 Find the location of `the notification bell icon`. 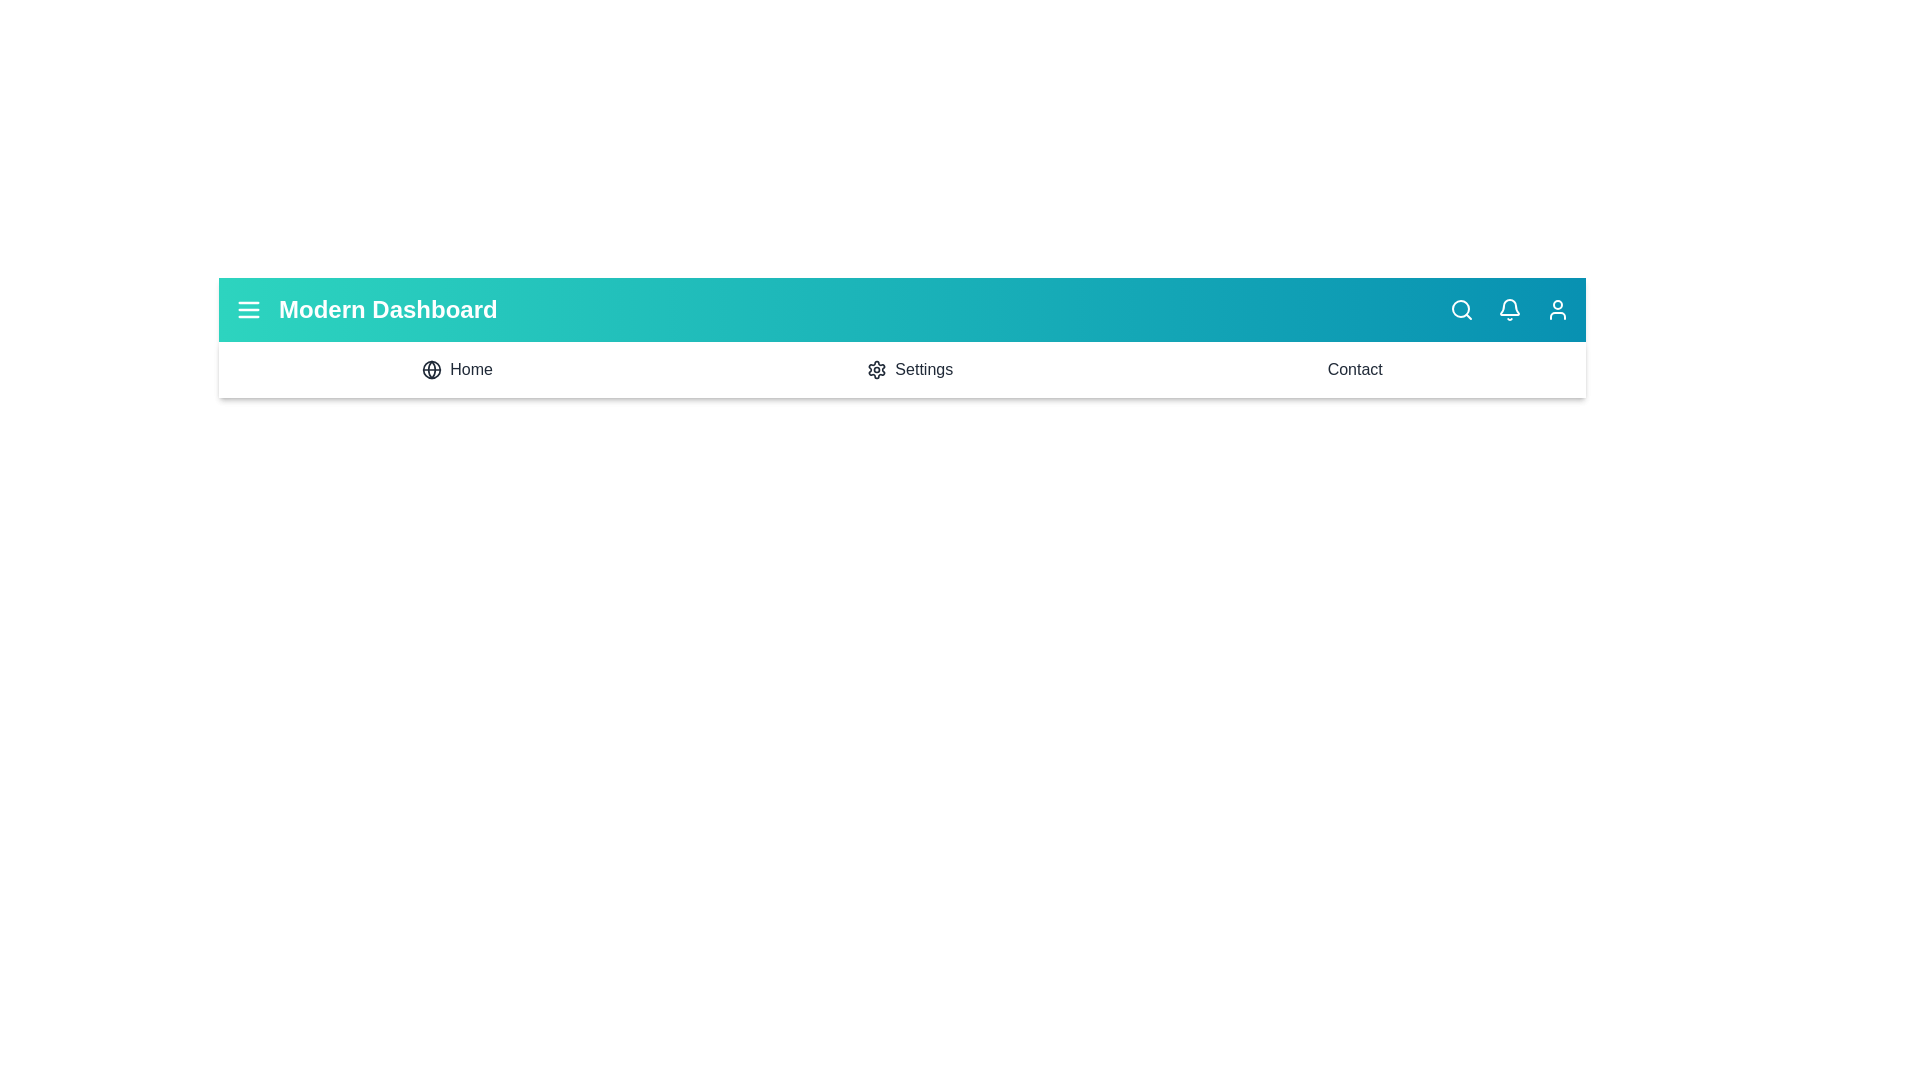

the notification bell icon is located at coordinates (1510, 309).